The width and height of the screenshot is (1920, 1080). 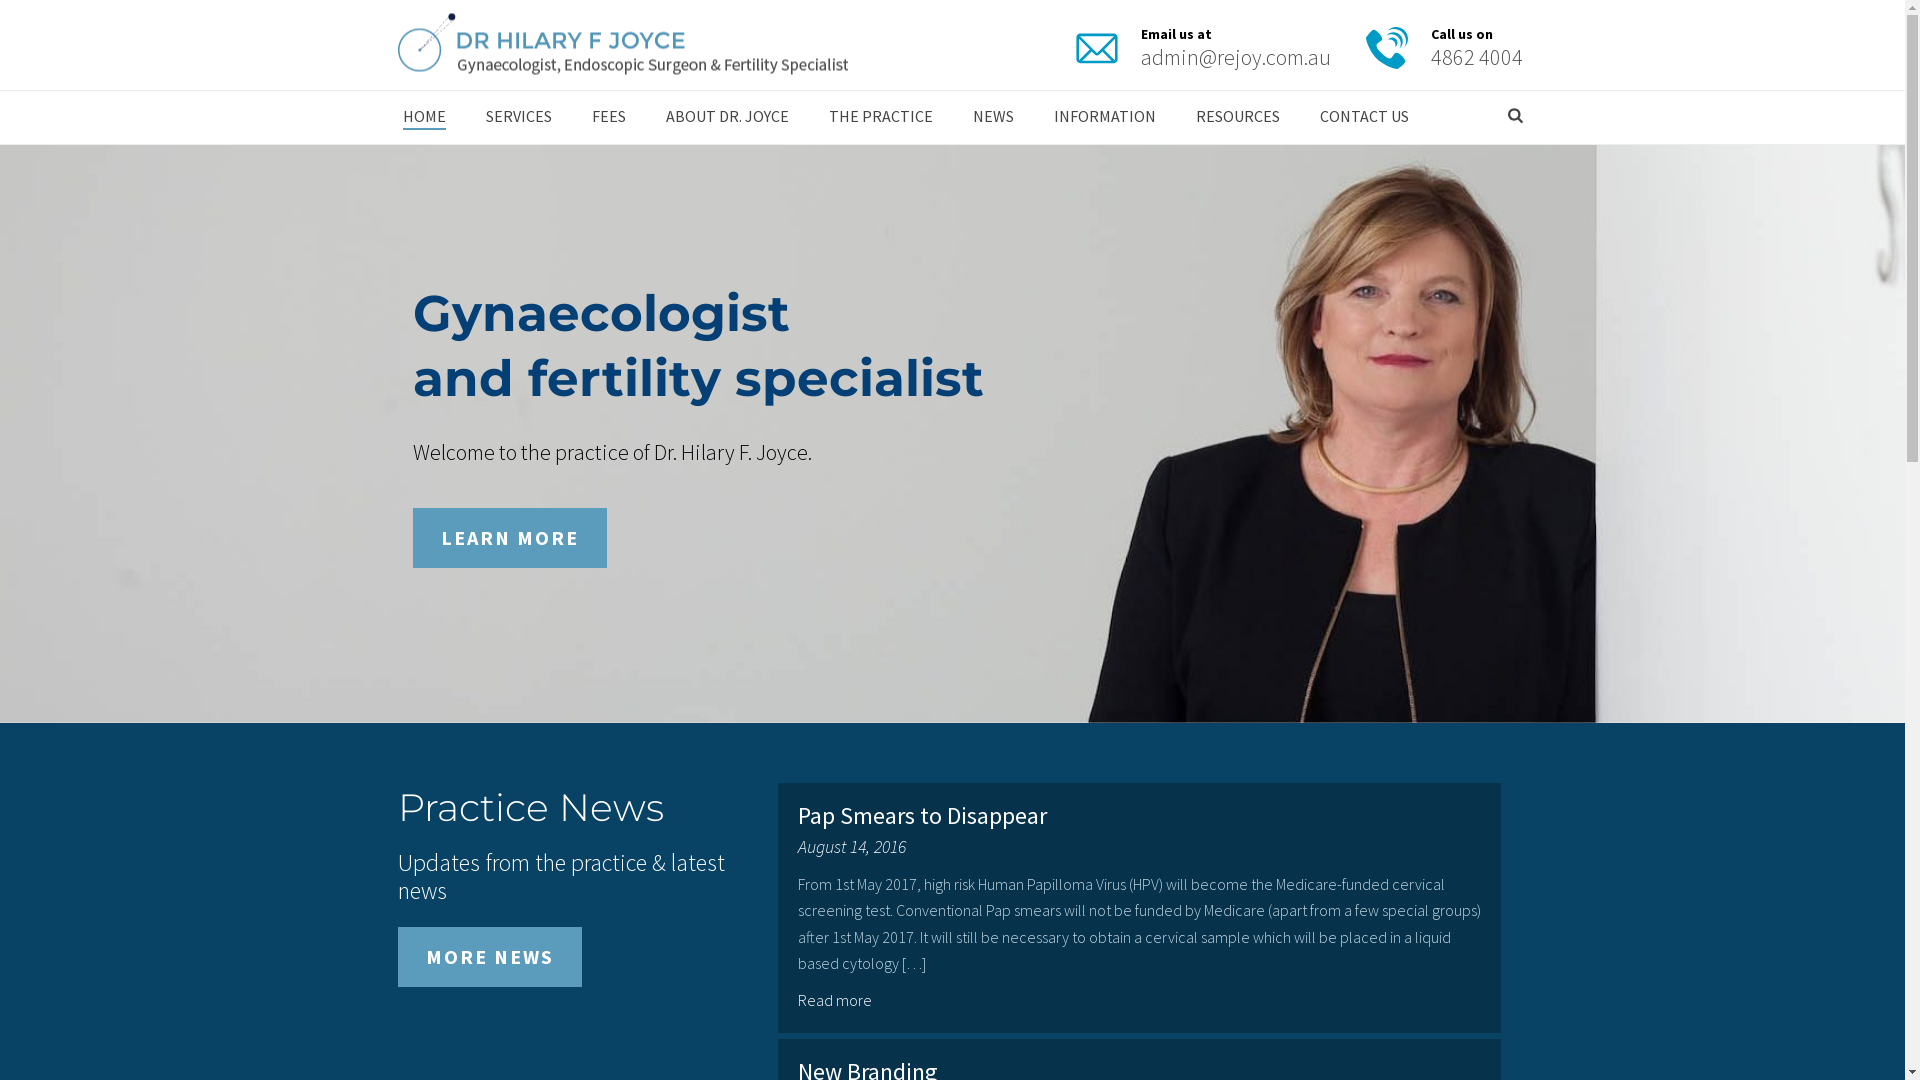 I want to click on 'Read more', so click(x=796, y=999).